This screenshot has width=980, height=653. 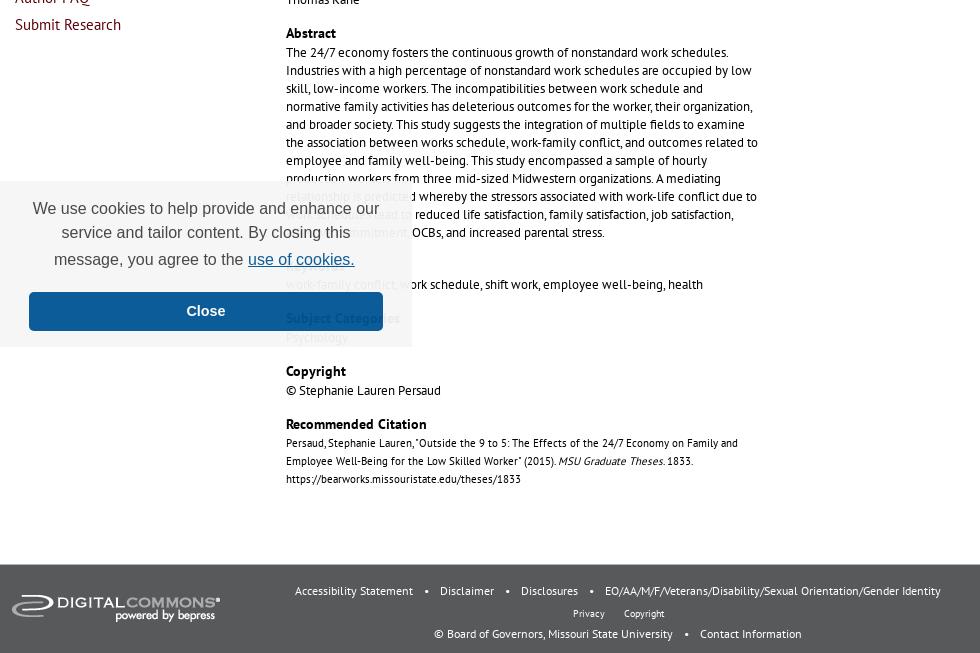 What do you see at coordinates (554, 633) in the screenshot?
I see `'© Board of Governors, Missouri State University'` at bounding box center [554, 633].